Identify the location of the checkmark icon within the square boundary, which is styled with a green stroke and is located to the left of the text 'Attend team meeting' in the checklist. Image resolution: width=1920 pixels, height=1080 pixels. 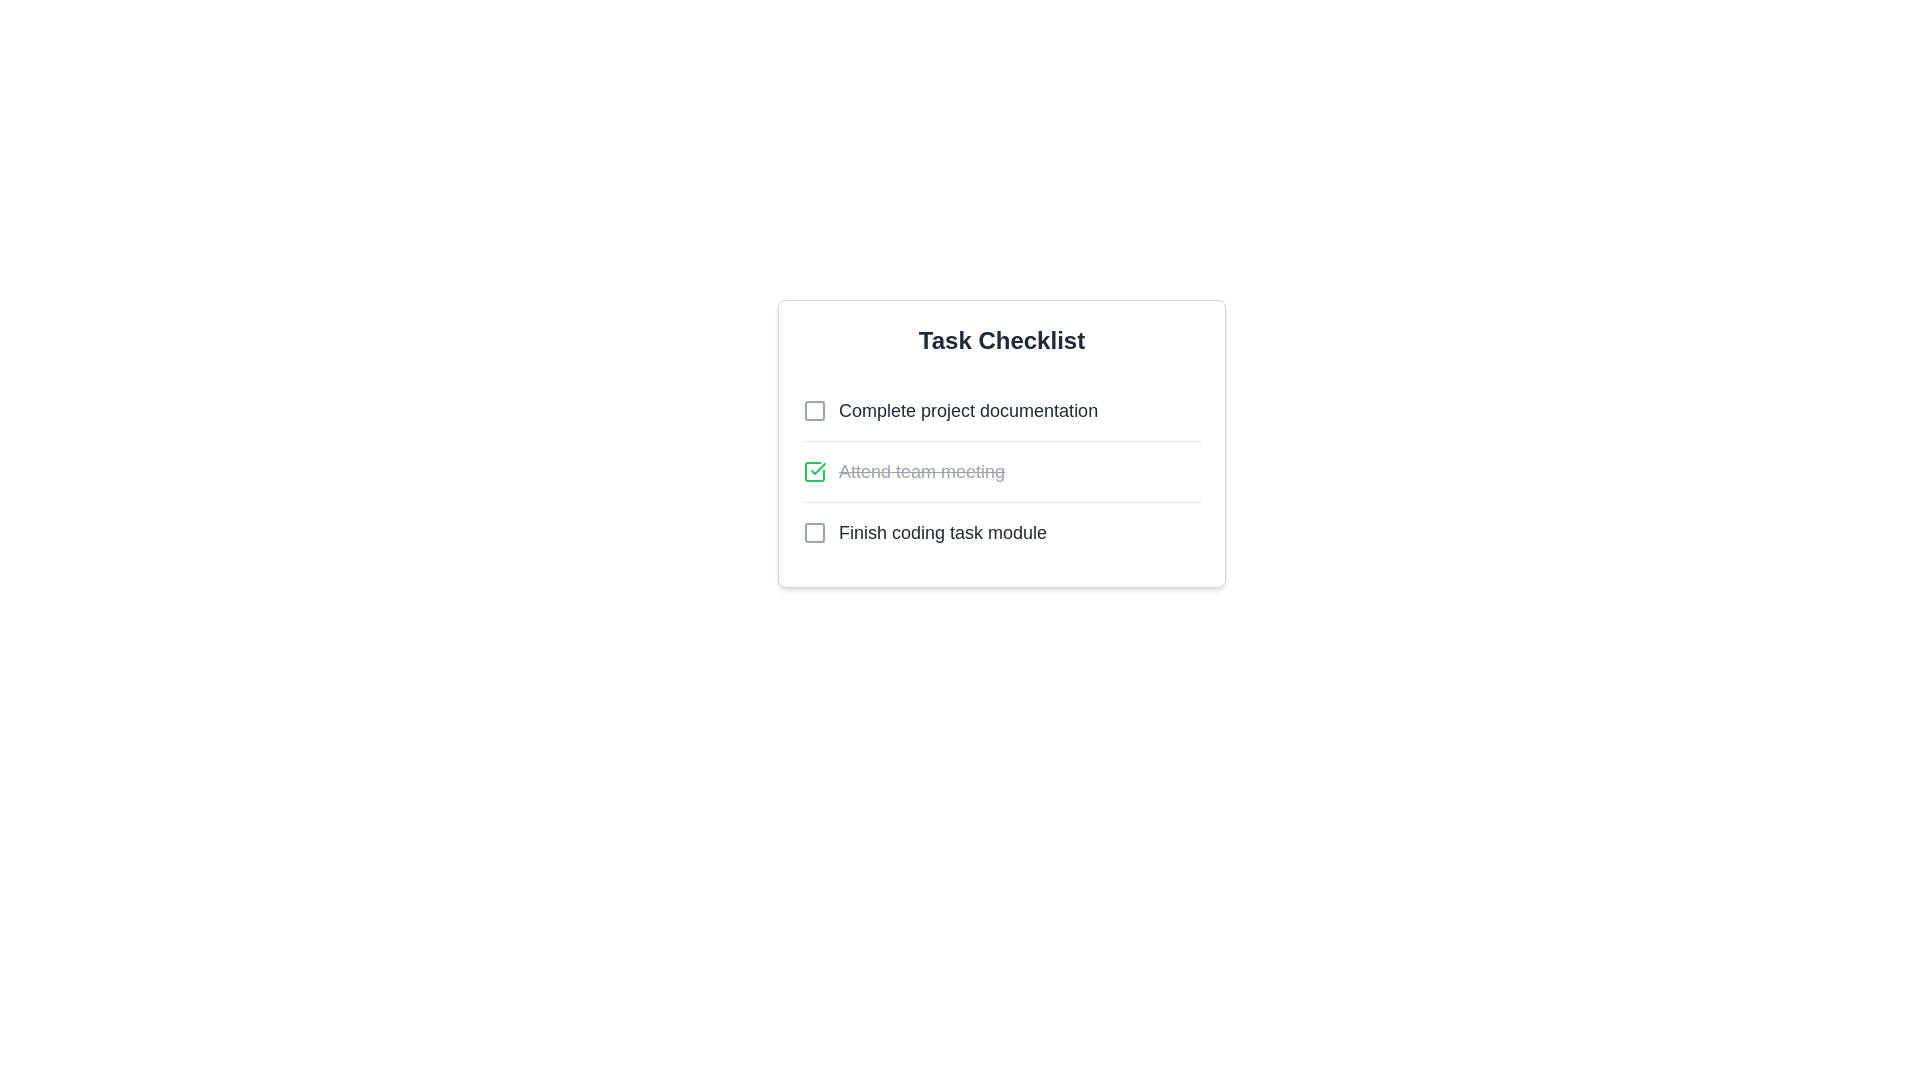
(818, 469).